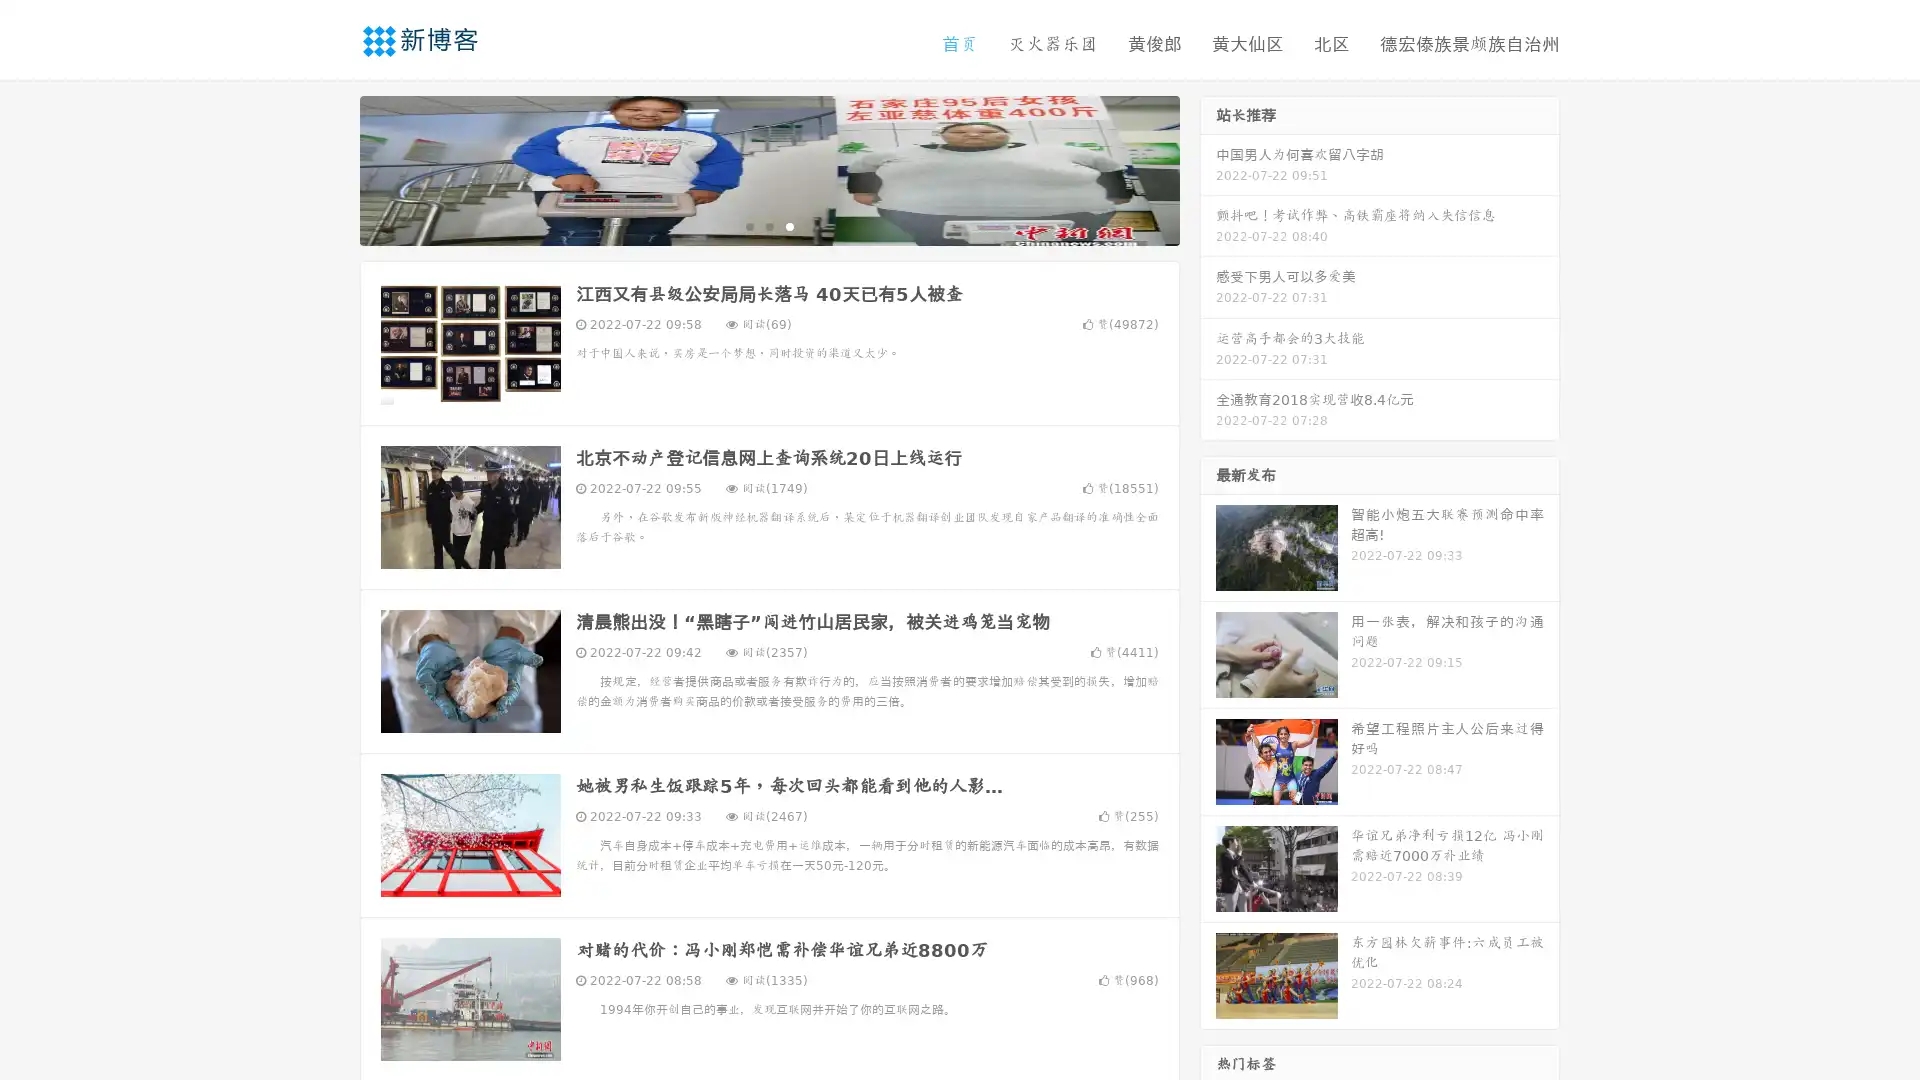 Image resolution: width=1920 pixels, height=1080 pixels. I want to click on Next slide, so click(1208, 168).